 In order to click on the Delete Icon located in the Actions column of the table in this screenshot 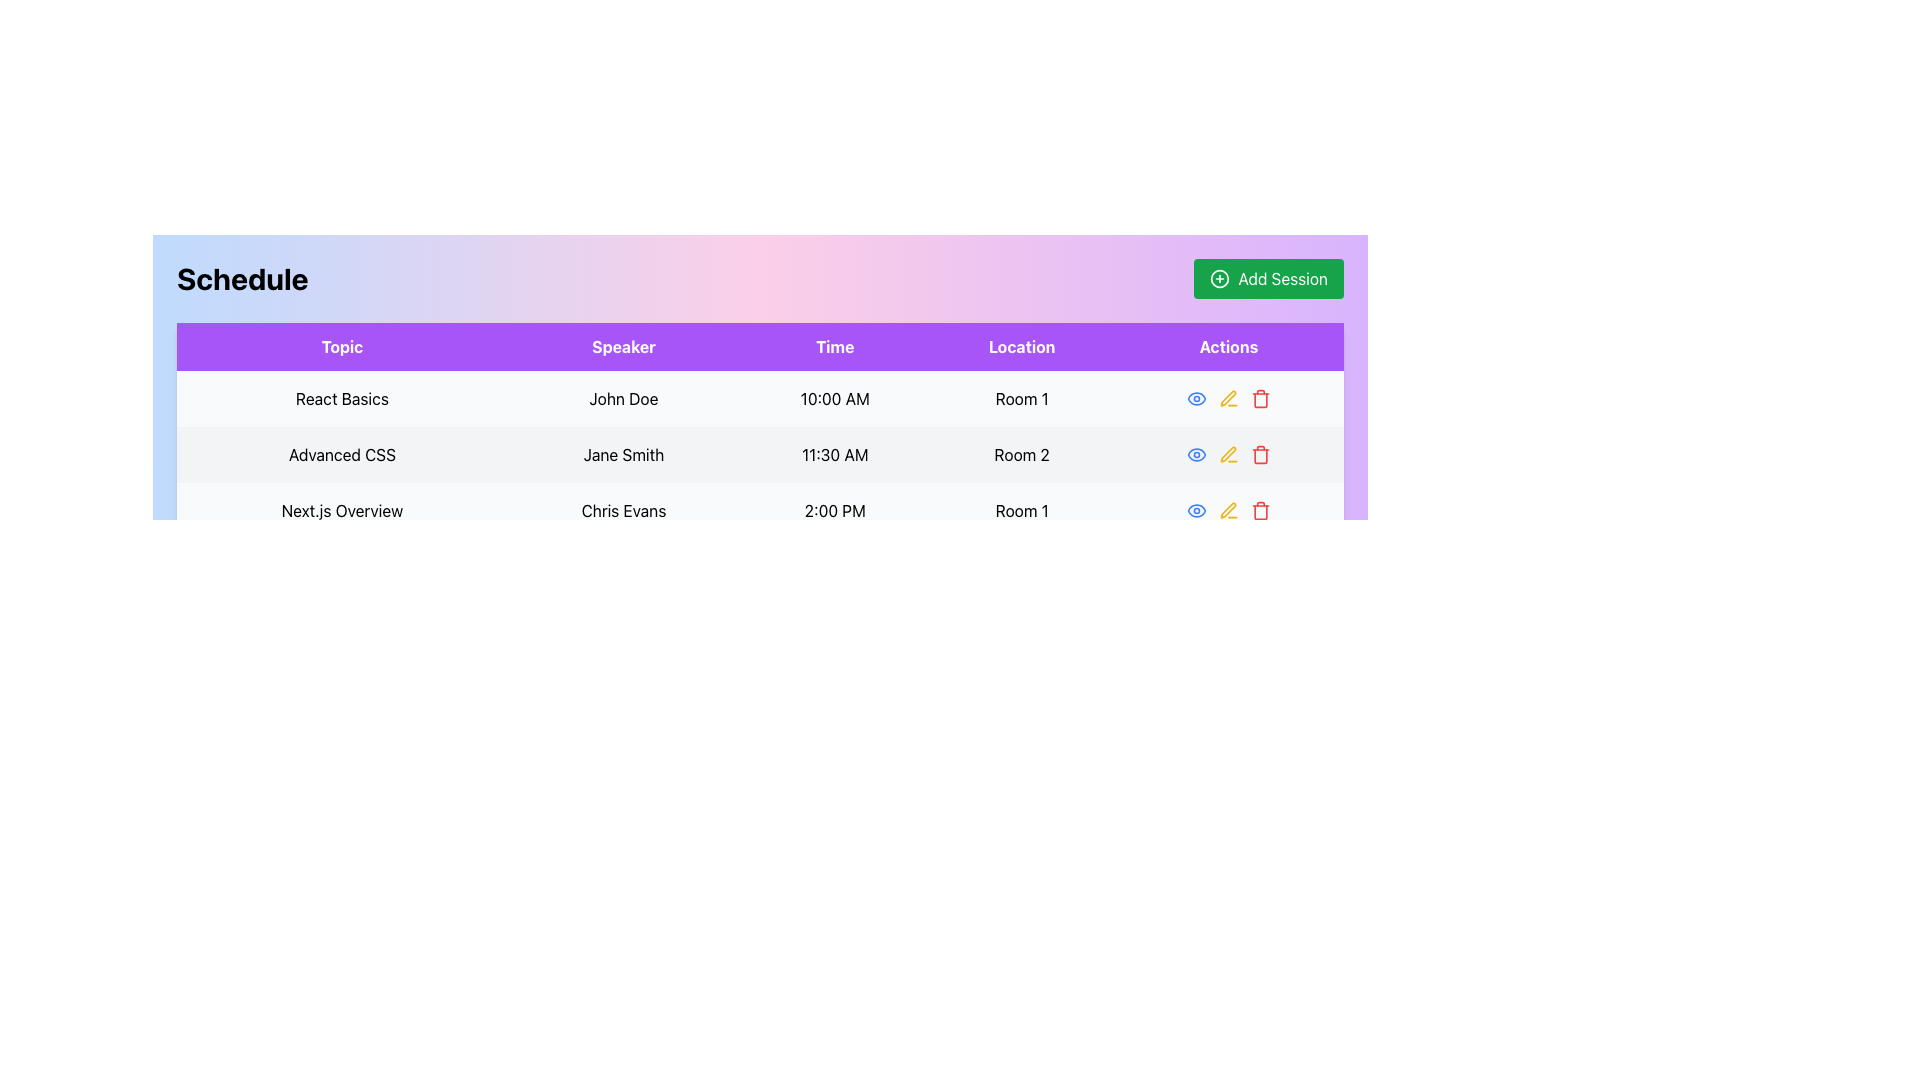, I will do `click(1259, 400)`.